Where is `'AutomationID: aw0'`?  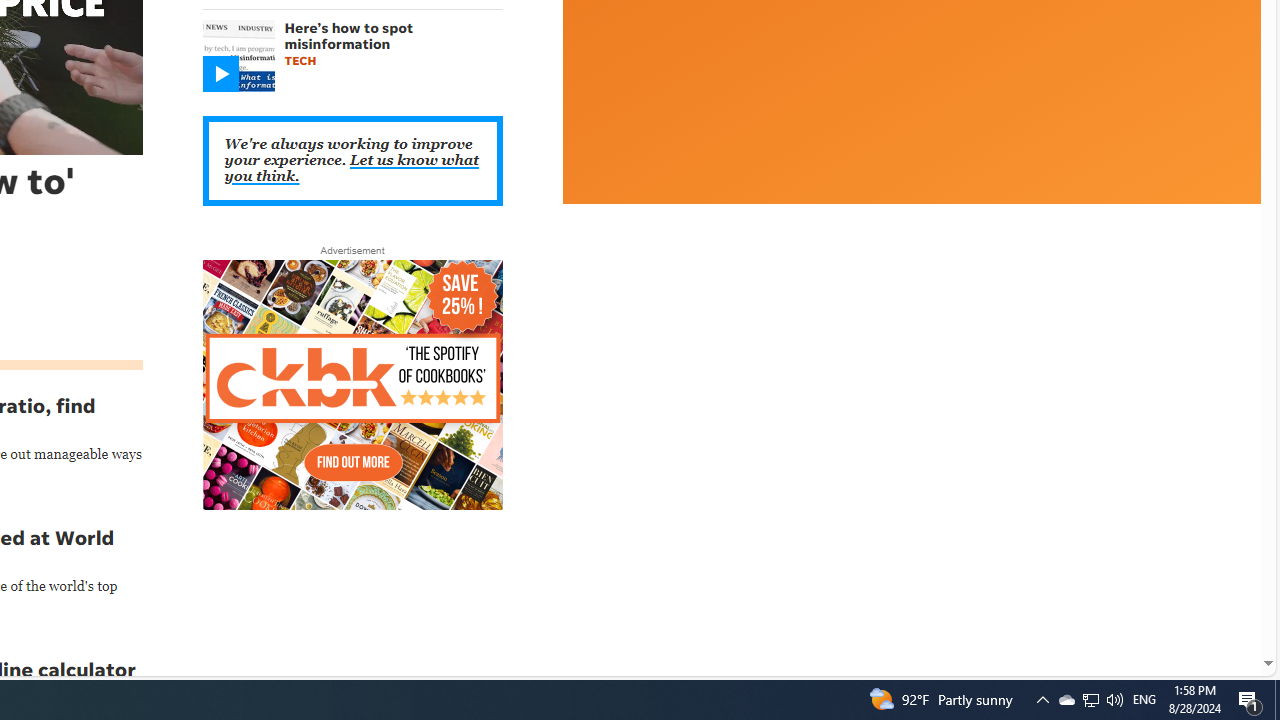 'AutomationID: aw0' is located at coordinates (352, 386).